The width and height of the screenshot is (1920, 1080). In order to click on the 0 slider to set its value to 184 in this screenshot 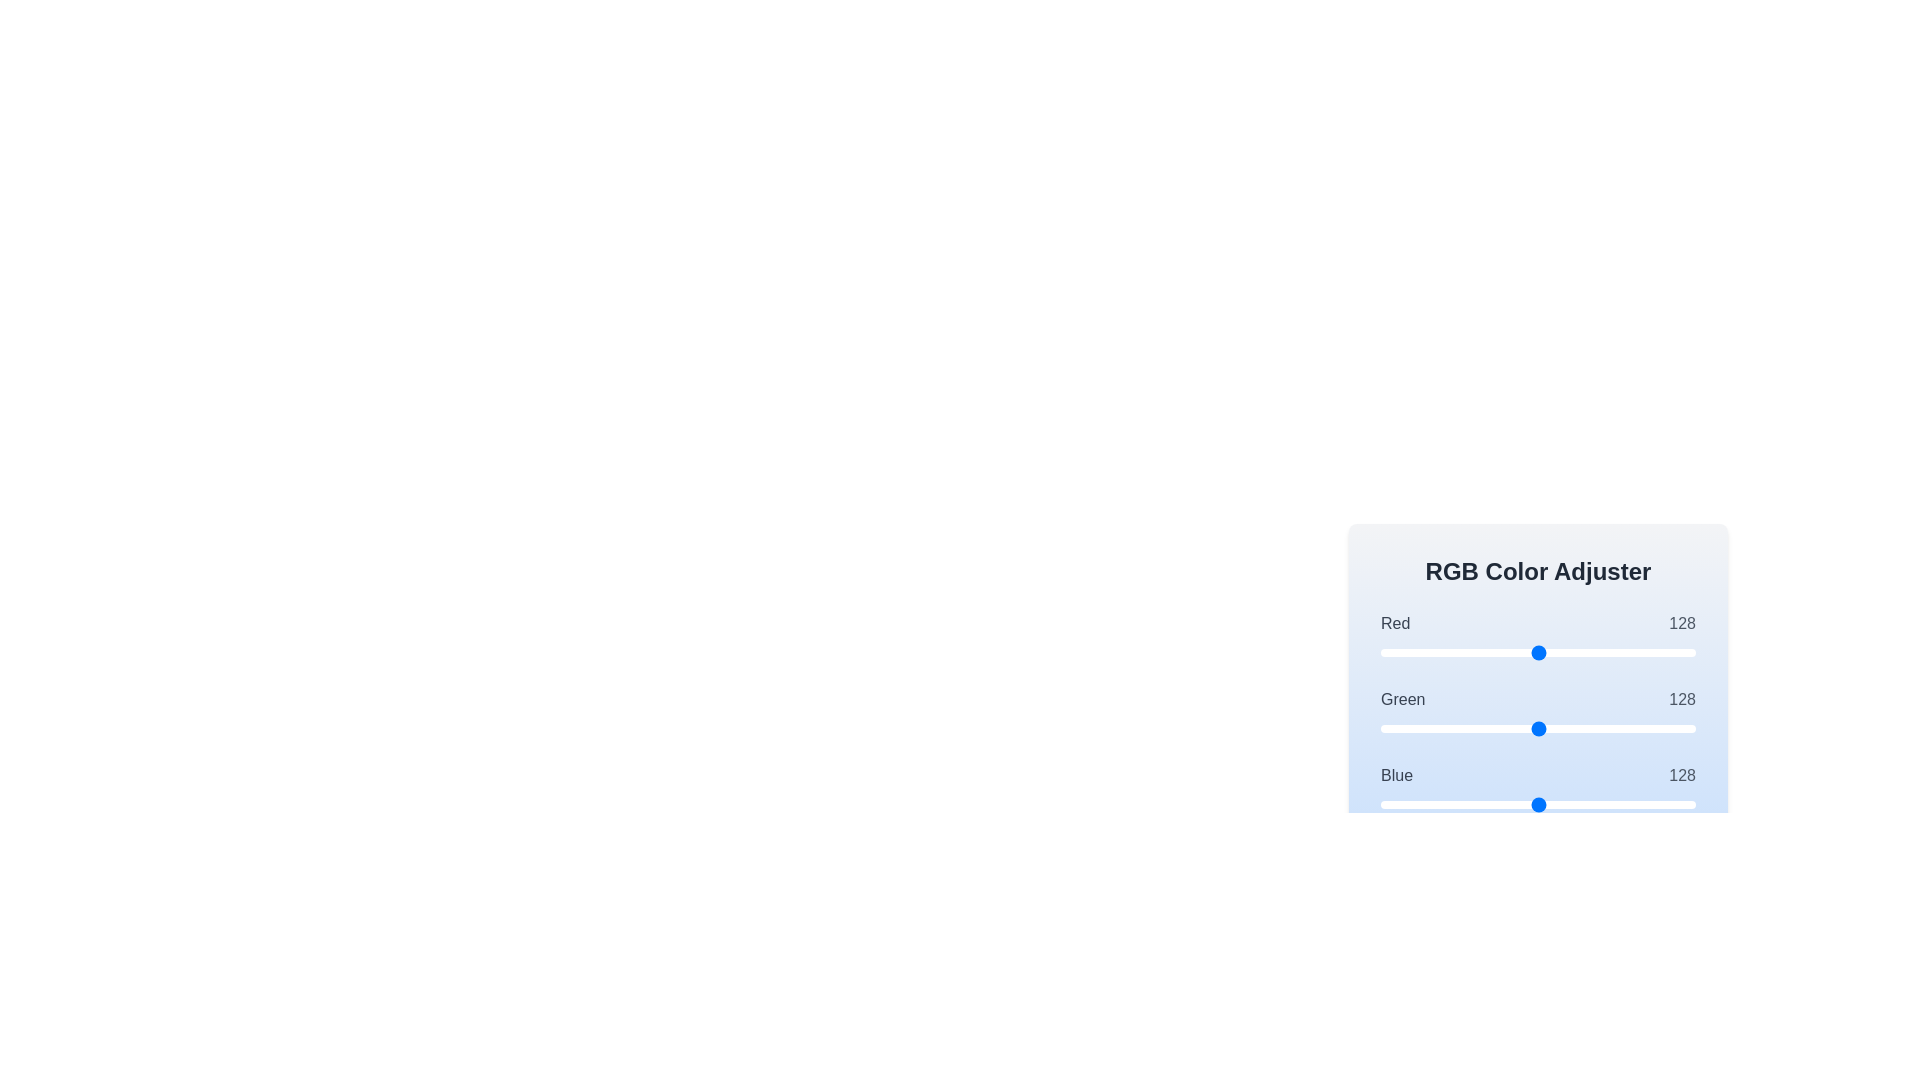, I will do `click(1608, 652)`.